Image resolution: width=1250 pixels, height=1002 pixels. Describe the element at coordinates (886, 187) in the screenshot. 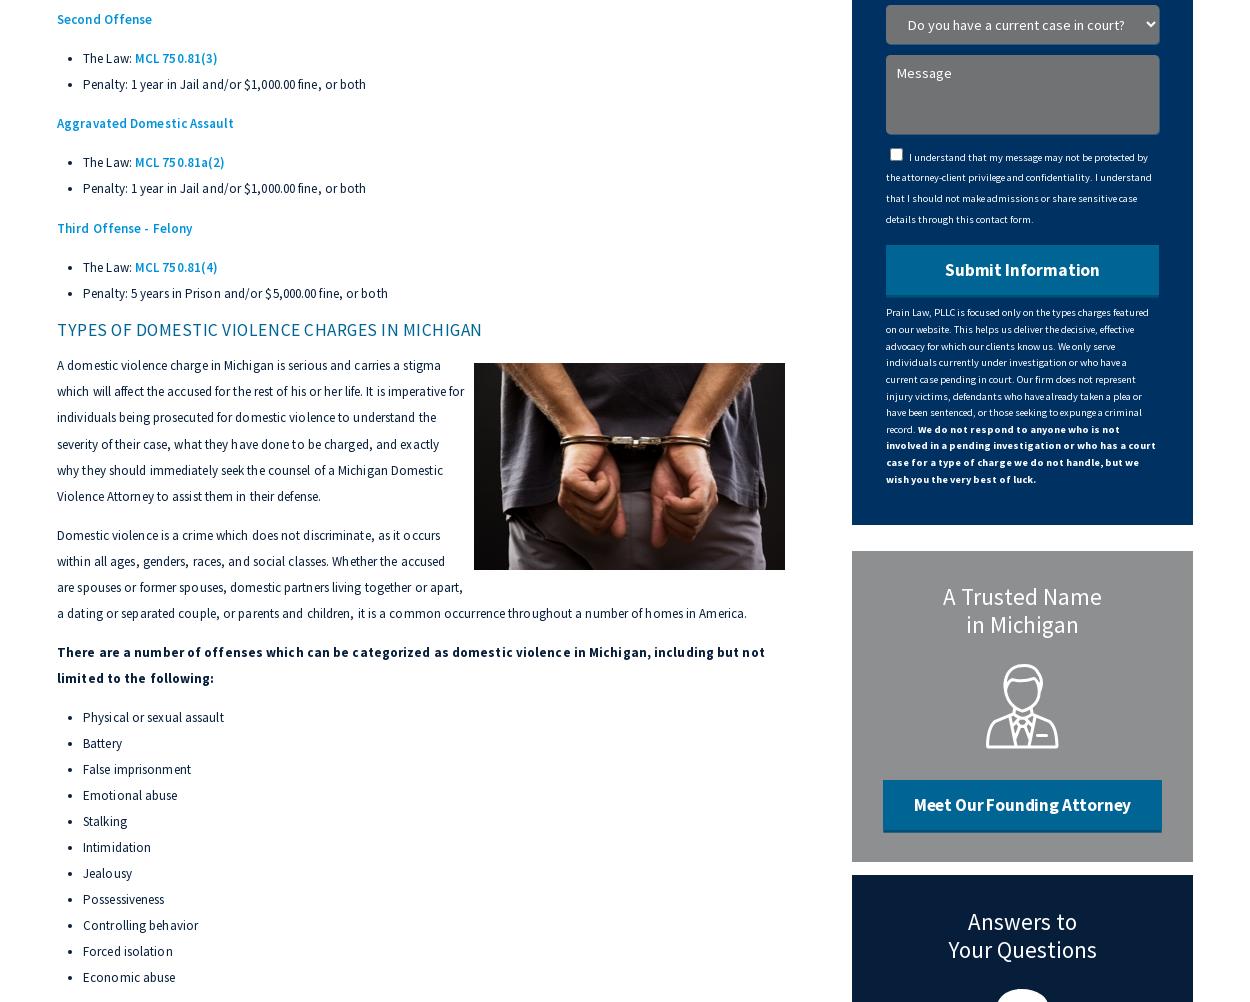

I see `'I understand that my message may not be protected by the attorney-client privilege and confidentiality. I understand that I should not make admissions or share sensitive case details through this contact form.'` at that location.